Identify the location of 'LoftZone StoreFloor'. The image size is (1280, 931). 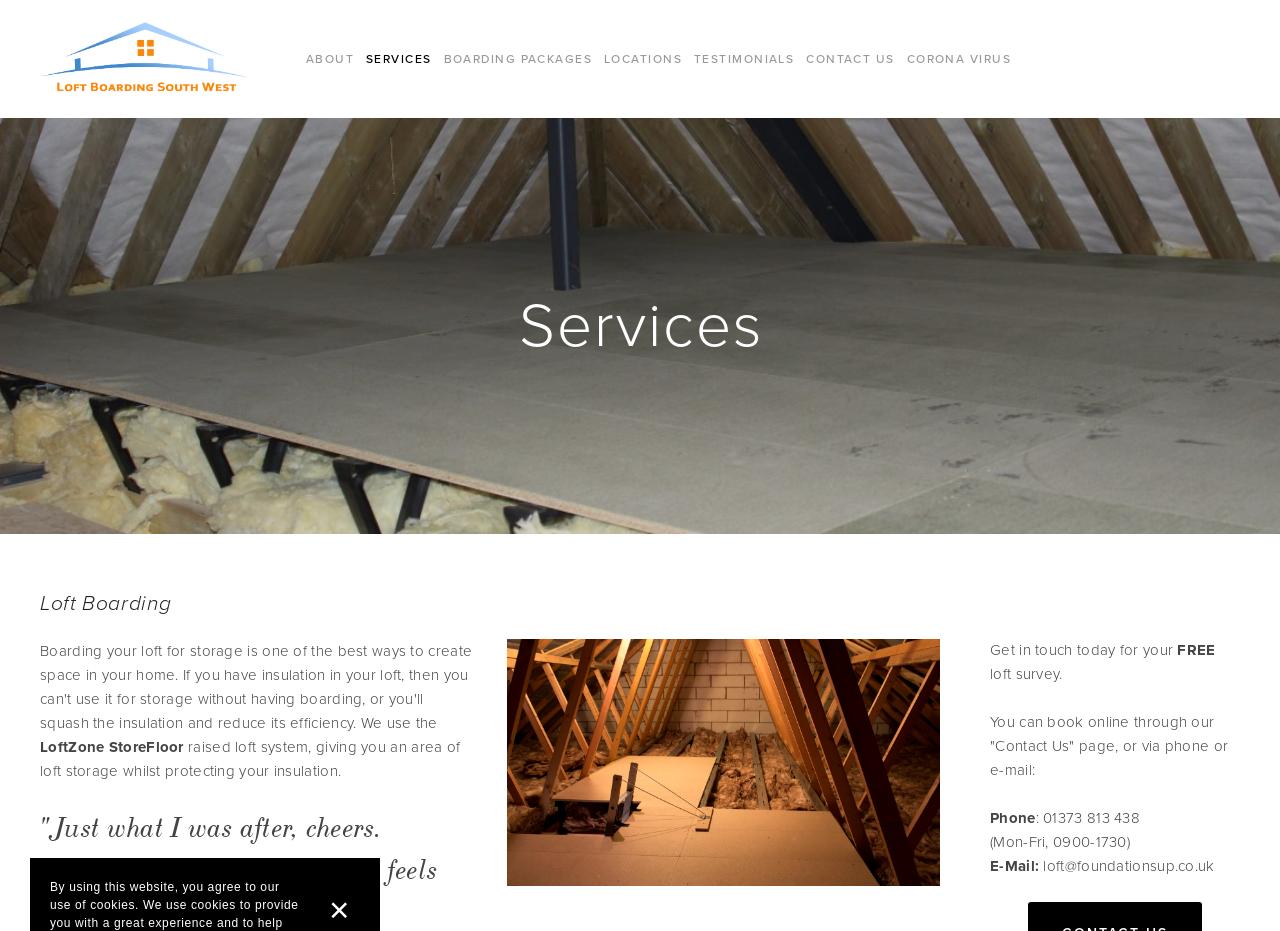
(110, 746).